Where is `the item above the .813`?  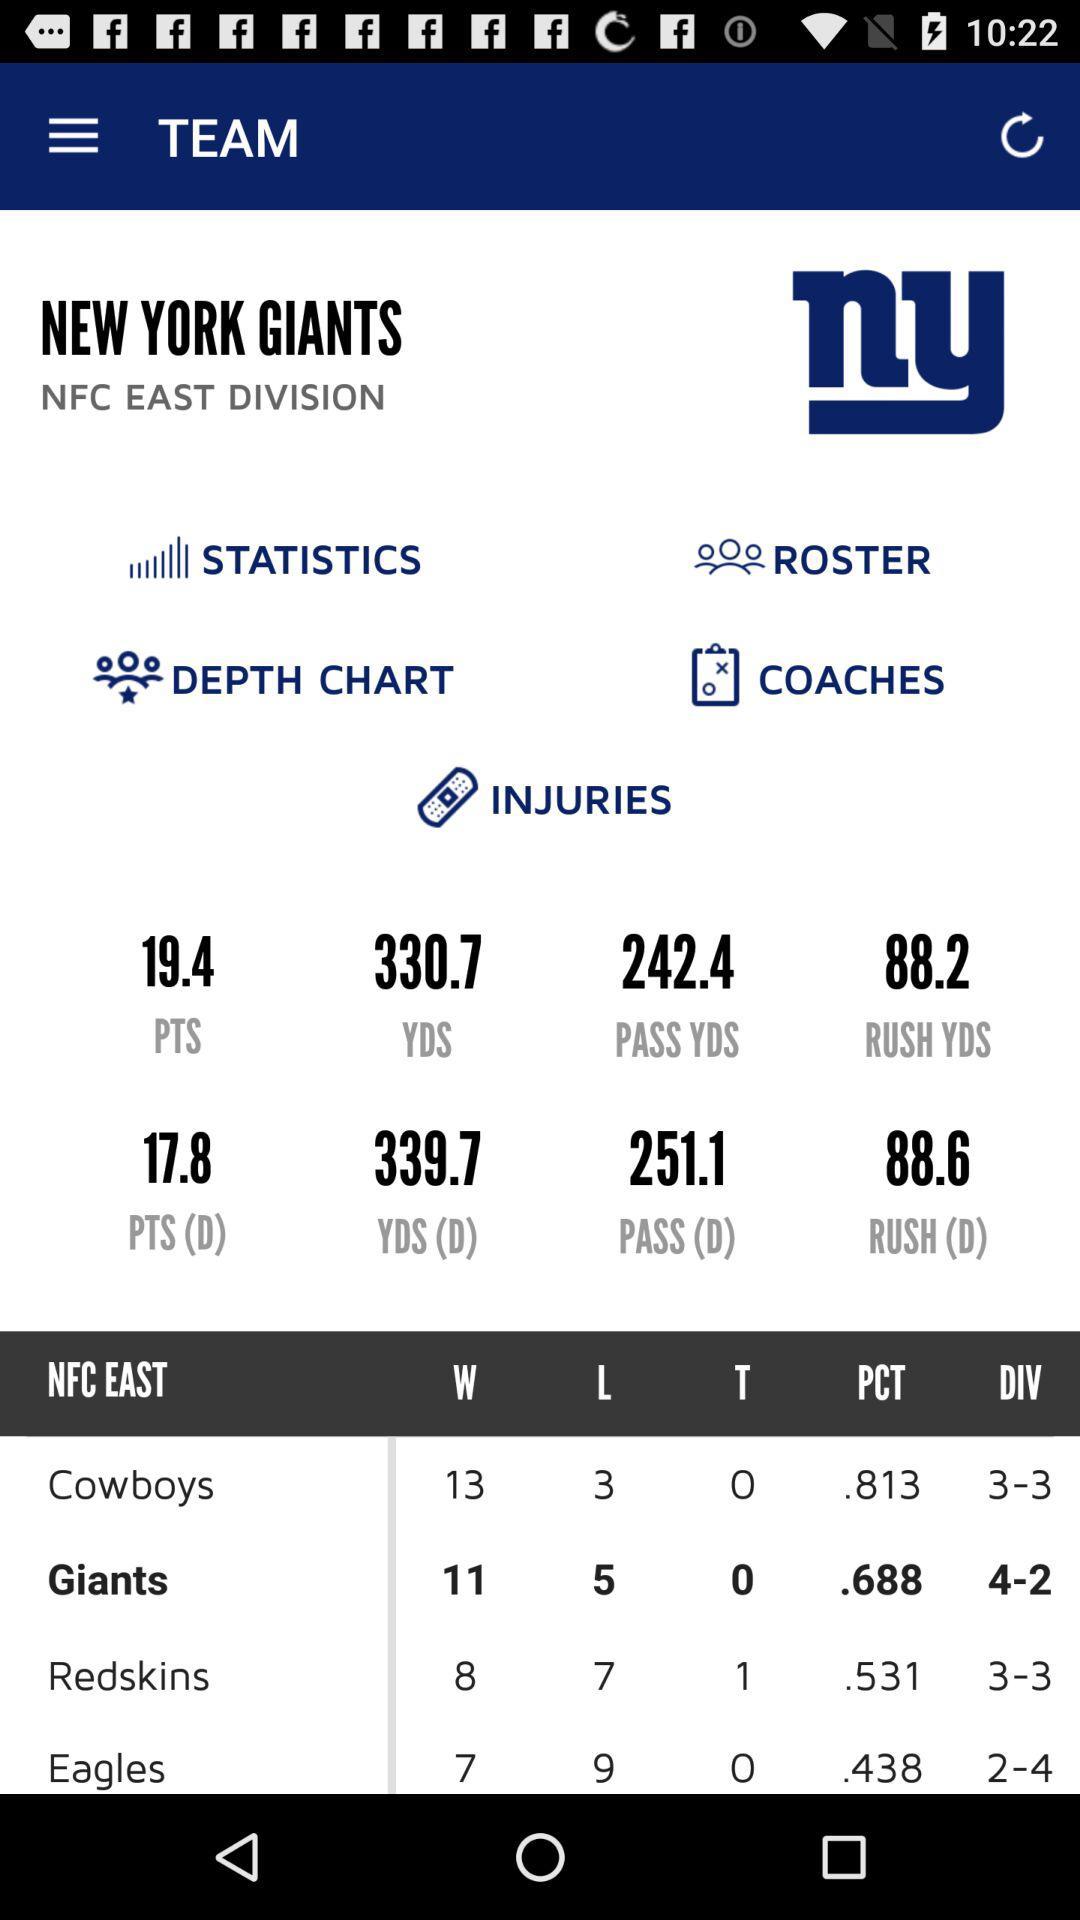 the item above the .813 is located at coordinates (1002, 1382).